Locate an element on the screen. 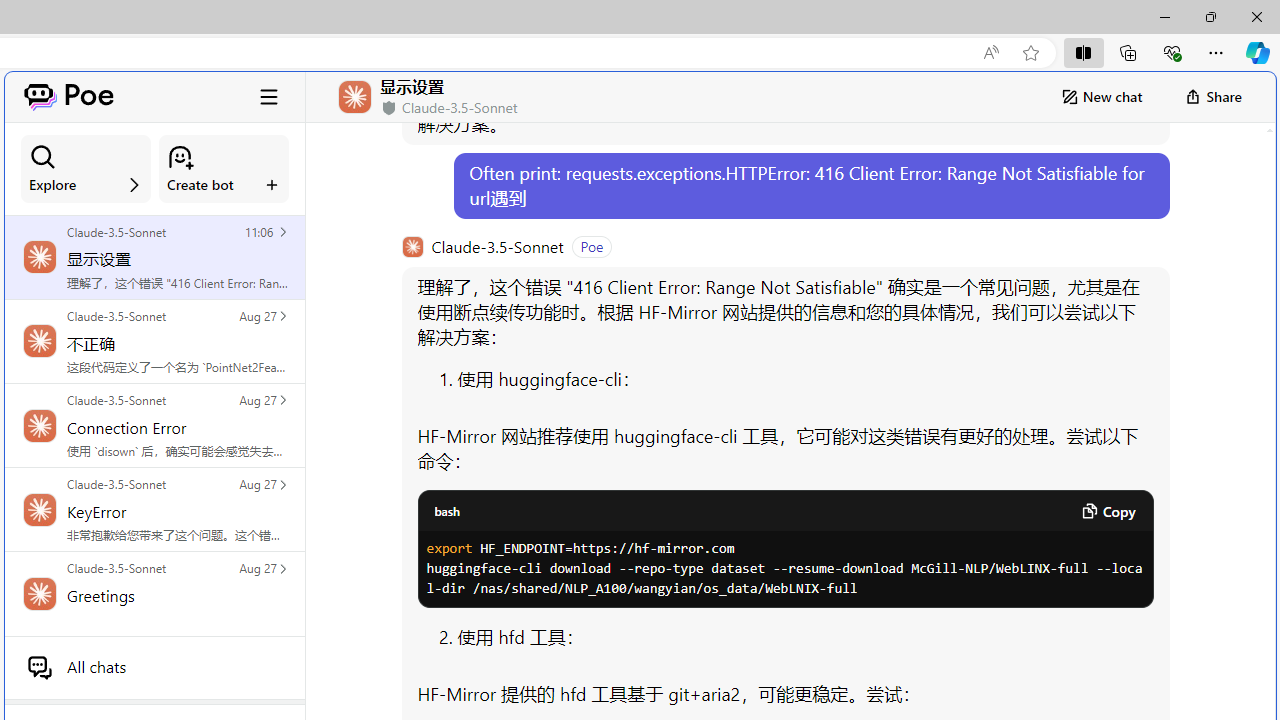 The width and height of the screenshot is (1280, 720). 'Class: ManageBotsCardSection_labelIcon__EjW_j' is located at coordinates (271, 184).